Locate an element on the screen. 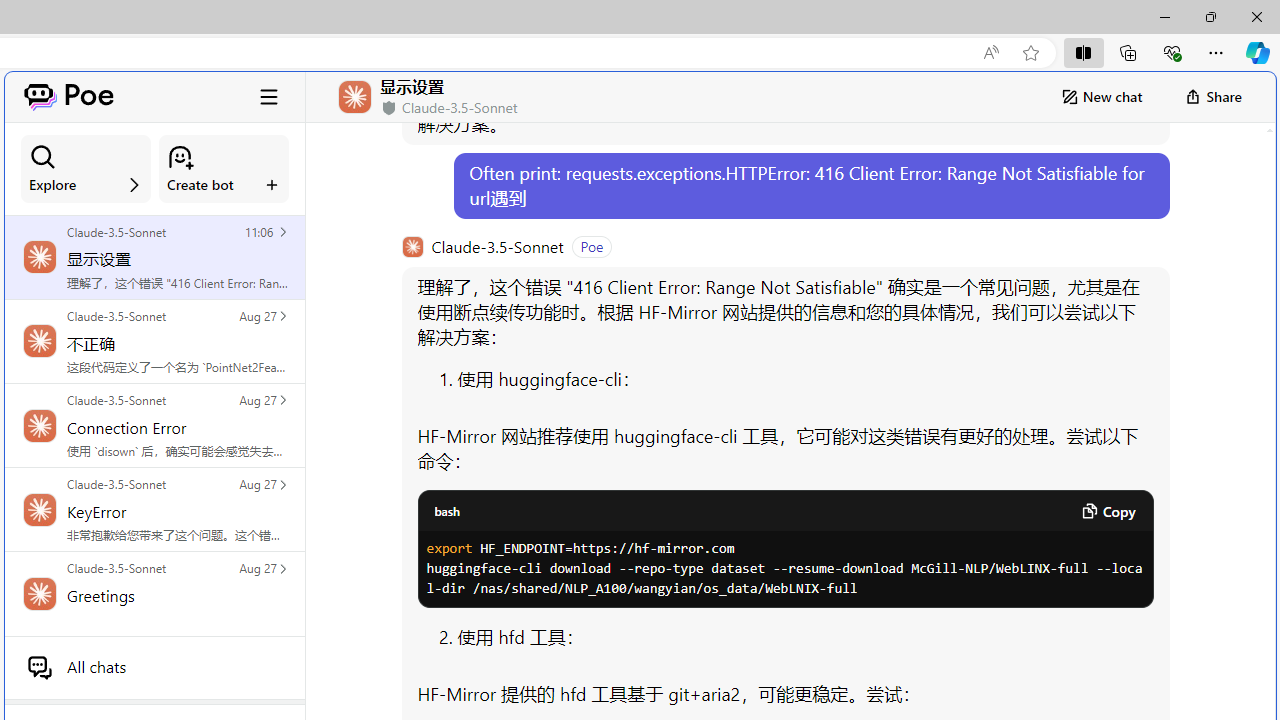 The width and height of the screenshot is (1280, 720). 'Class: ManageBotsCardSection_labelIcon__EjW_j' is located at coordinates (271, 184).